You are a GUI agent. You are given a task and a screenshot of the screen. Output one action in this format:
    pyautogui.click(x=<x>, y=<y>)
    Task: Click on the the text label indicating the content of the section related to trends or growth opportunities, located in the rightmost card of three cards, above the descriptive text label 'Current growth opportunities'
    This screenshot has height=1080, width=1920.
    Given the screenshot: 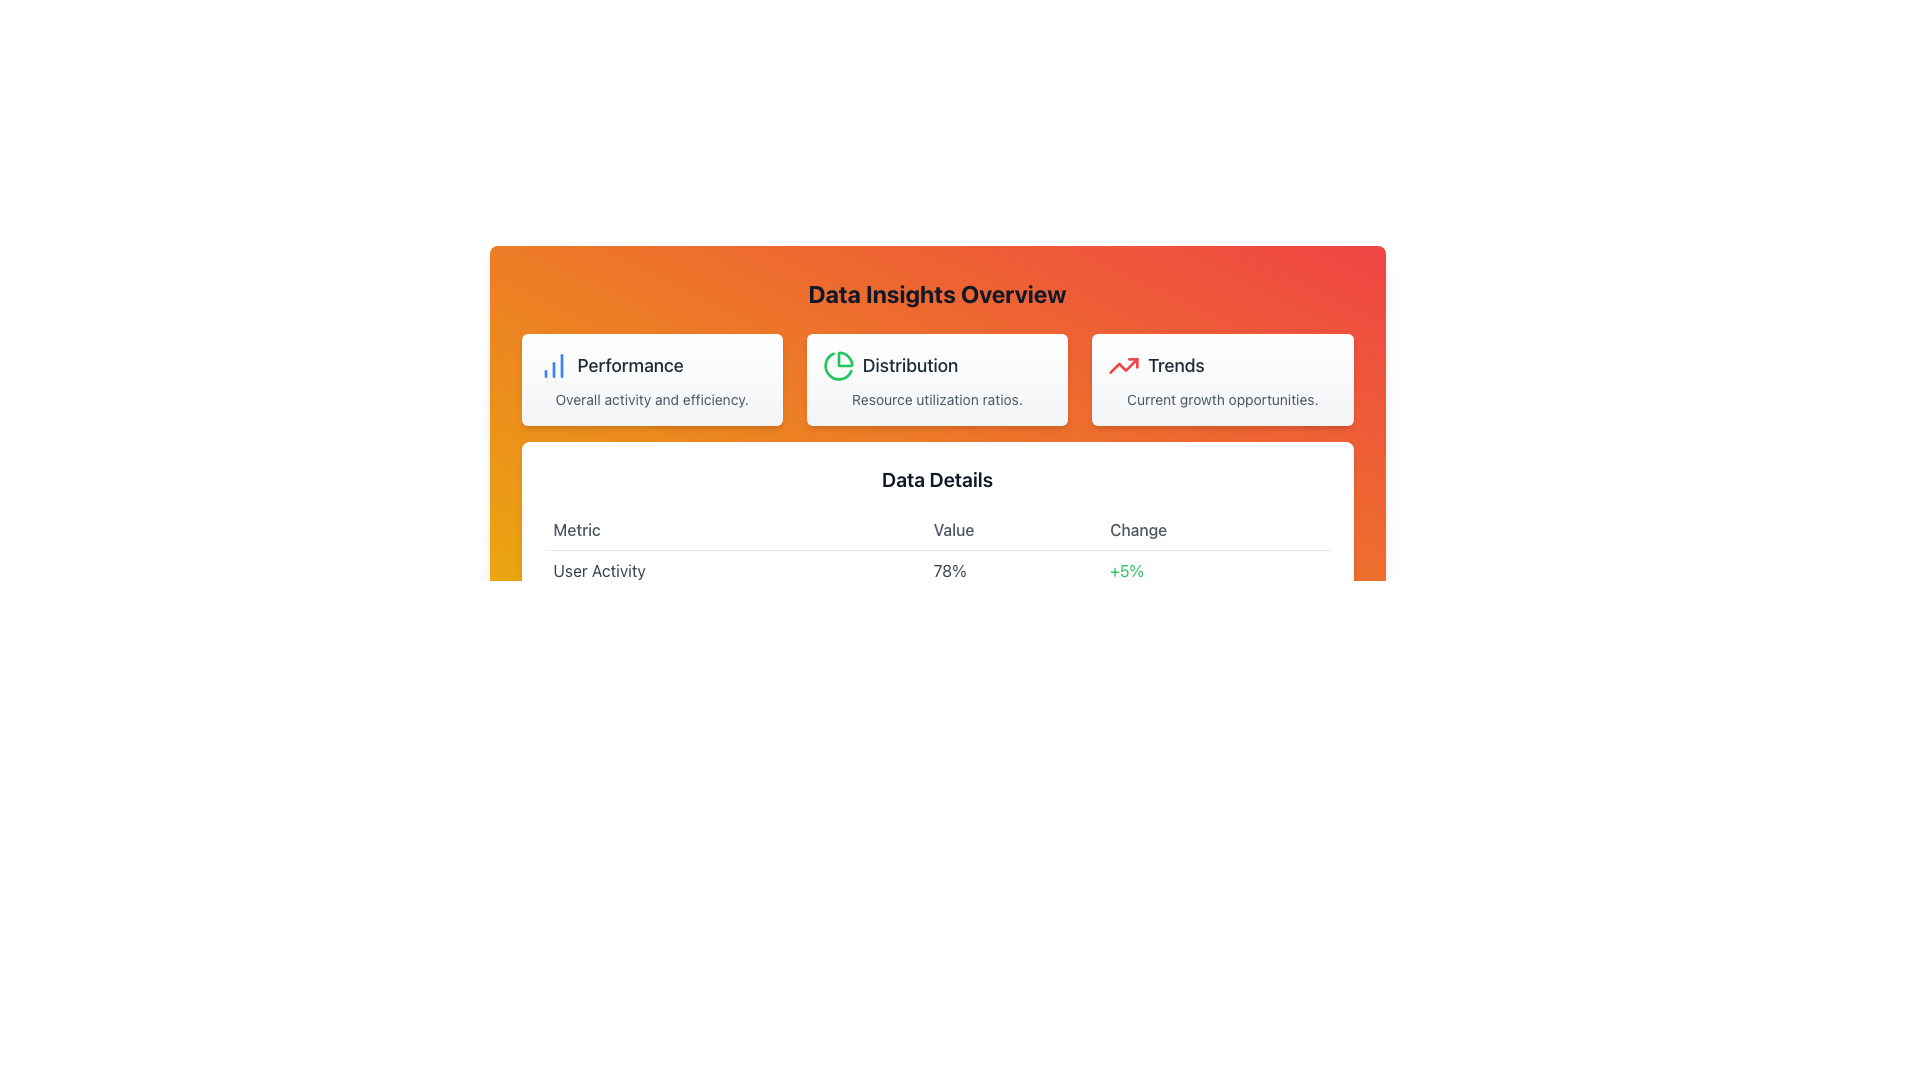 What is the action you would take?
    pyautogui.click(x=1176, y=366)
    